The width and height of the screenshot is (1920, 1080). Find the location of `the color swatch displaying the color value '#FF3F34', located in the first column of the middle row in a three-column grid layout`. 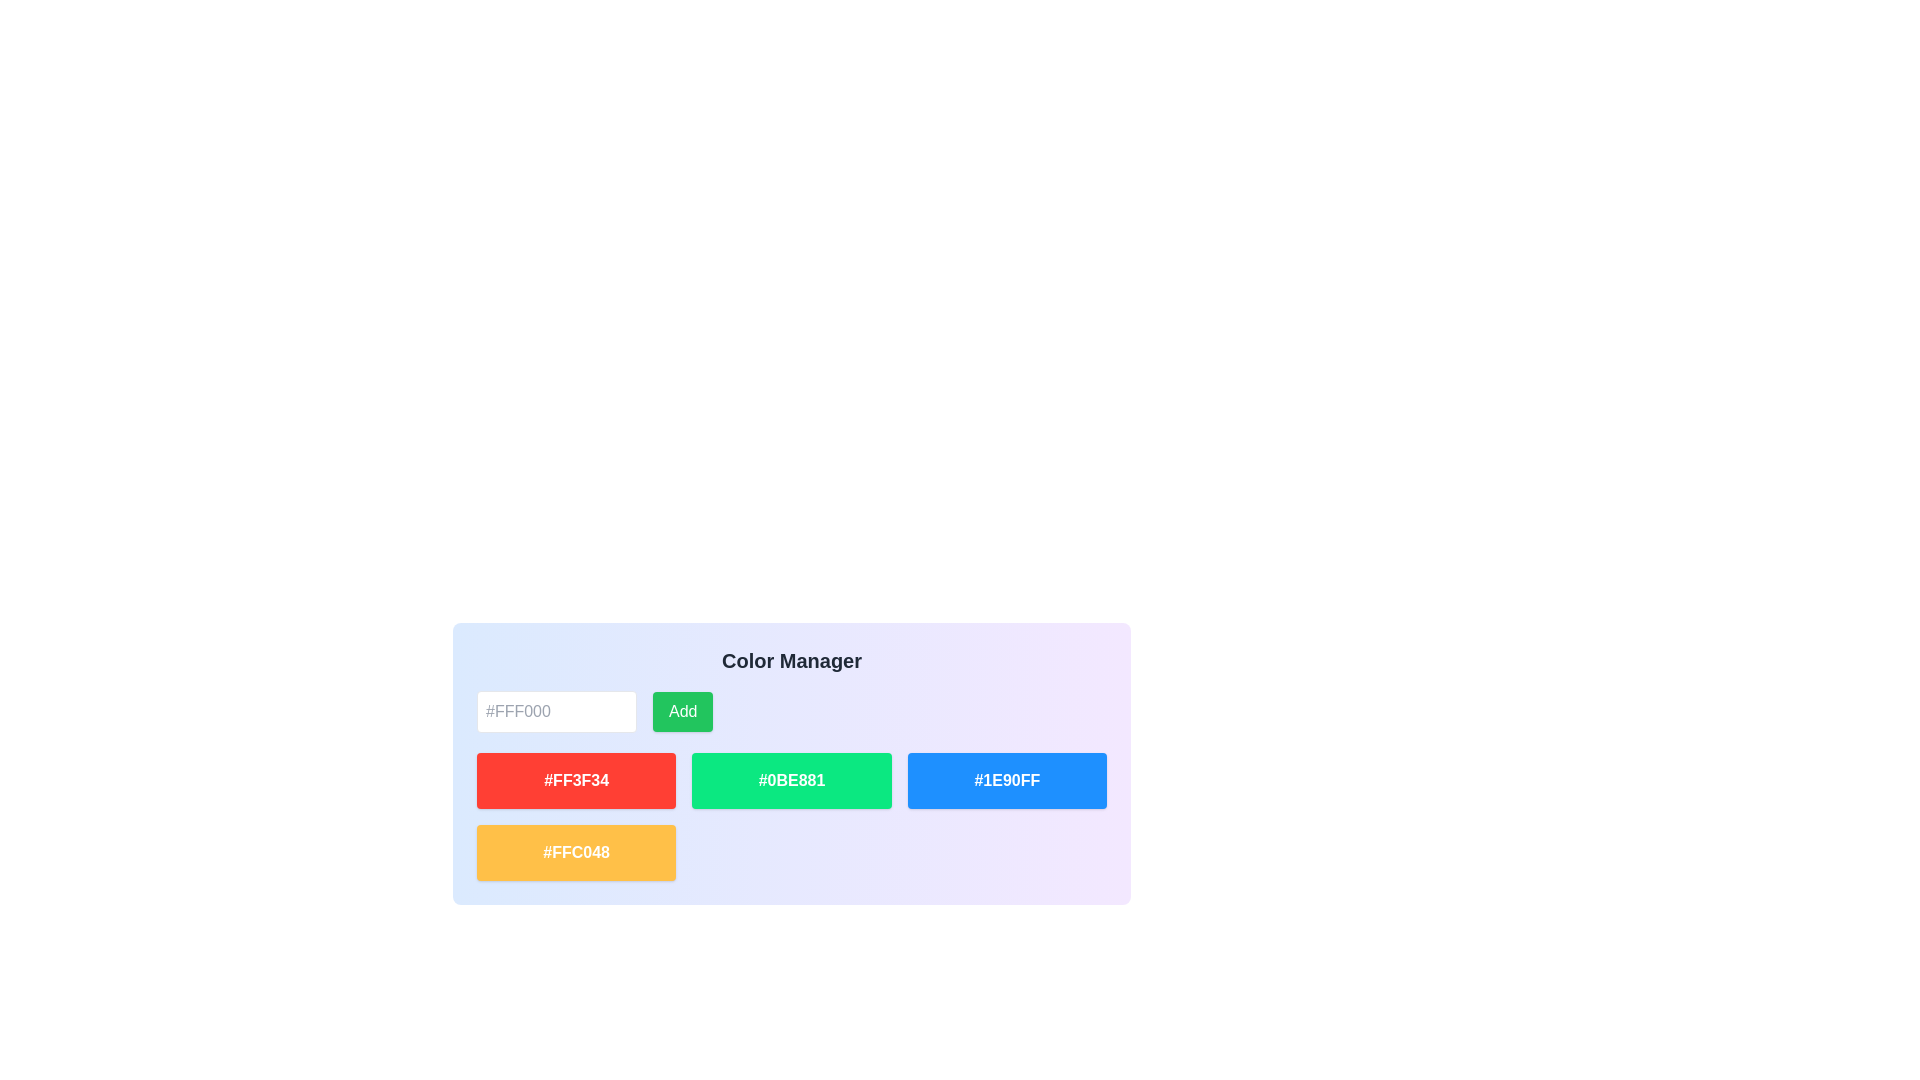

the color swatch displaying the color value '#FF3F34', located in the first column of the middle row in a three-column grid layout is located at coordinates (575, 779).